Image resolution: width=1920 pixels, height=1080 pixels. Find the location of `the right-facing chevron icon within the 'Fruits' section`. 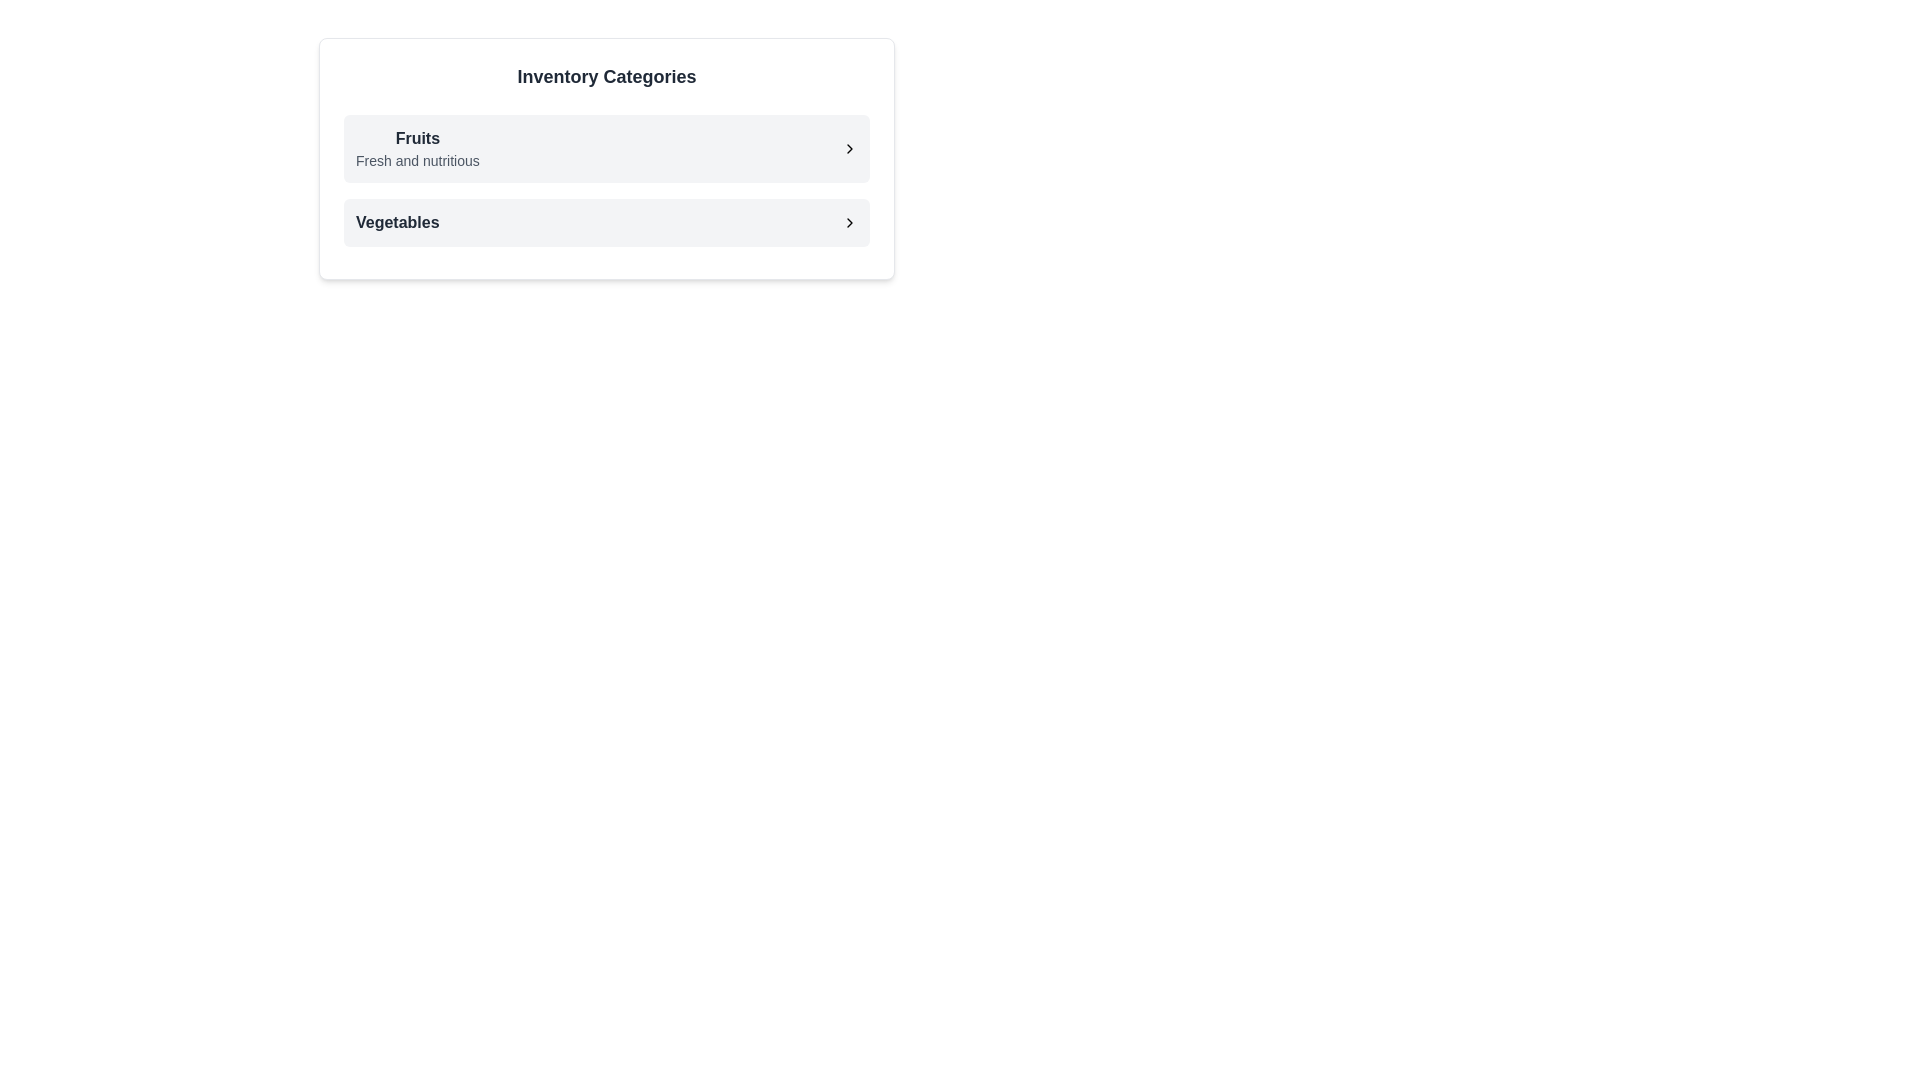

the right-facing chevron icon within the 'Fruits' section is located at coordinates (849, 148).